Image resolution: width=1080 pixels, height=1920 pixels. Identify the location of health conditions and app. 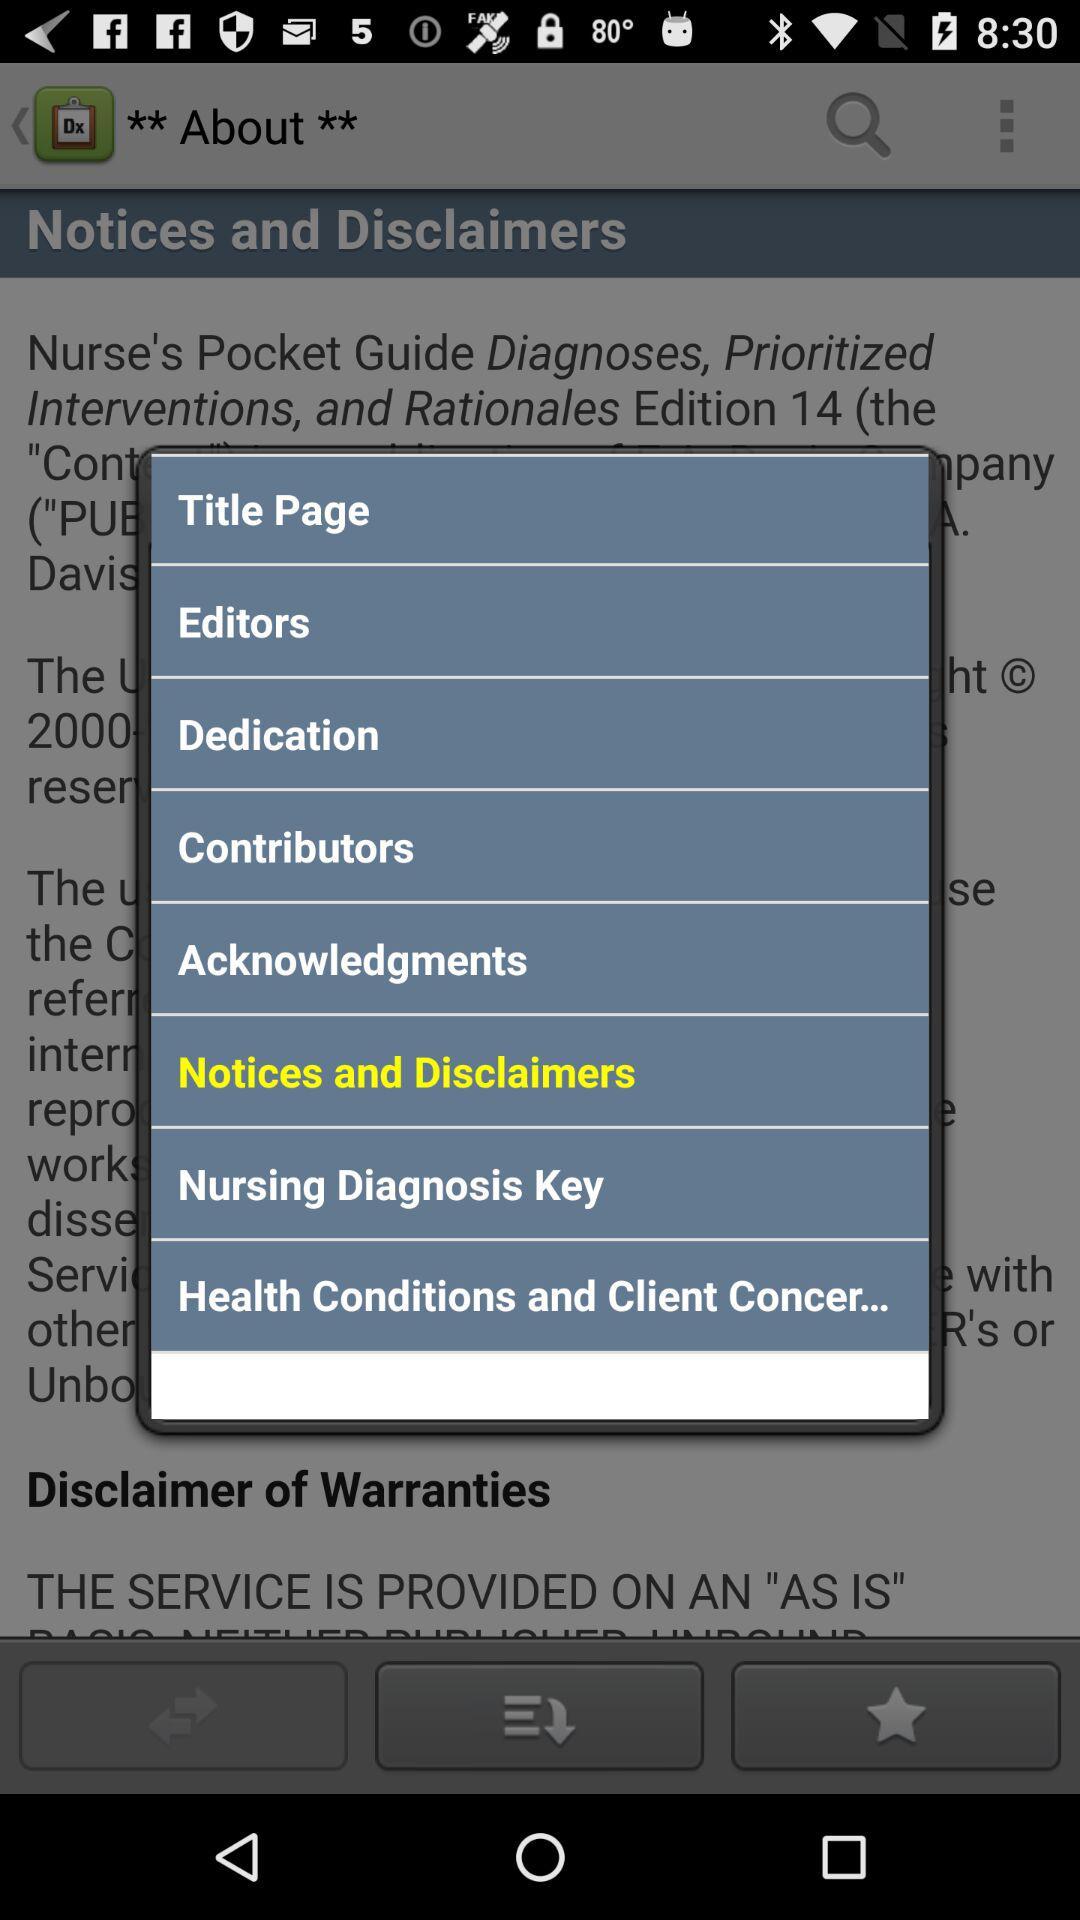
(540, 1296).